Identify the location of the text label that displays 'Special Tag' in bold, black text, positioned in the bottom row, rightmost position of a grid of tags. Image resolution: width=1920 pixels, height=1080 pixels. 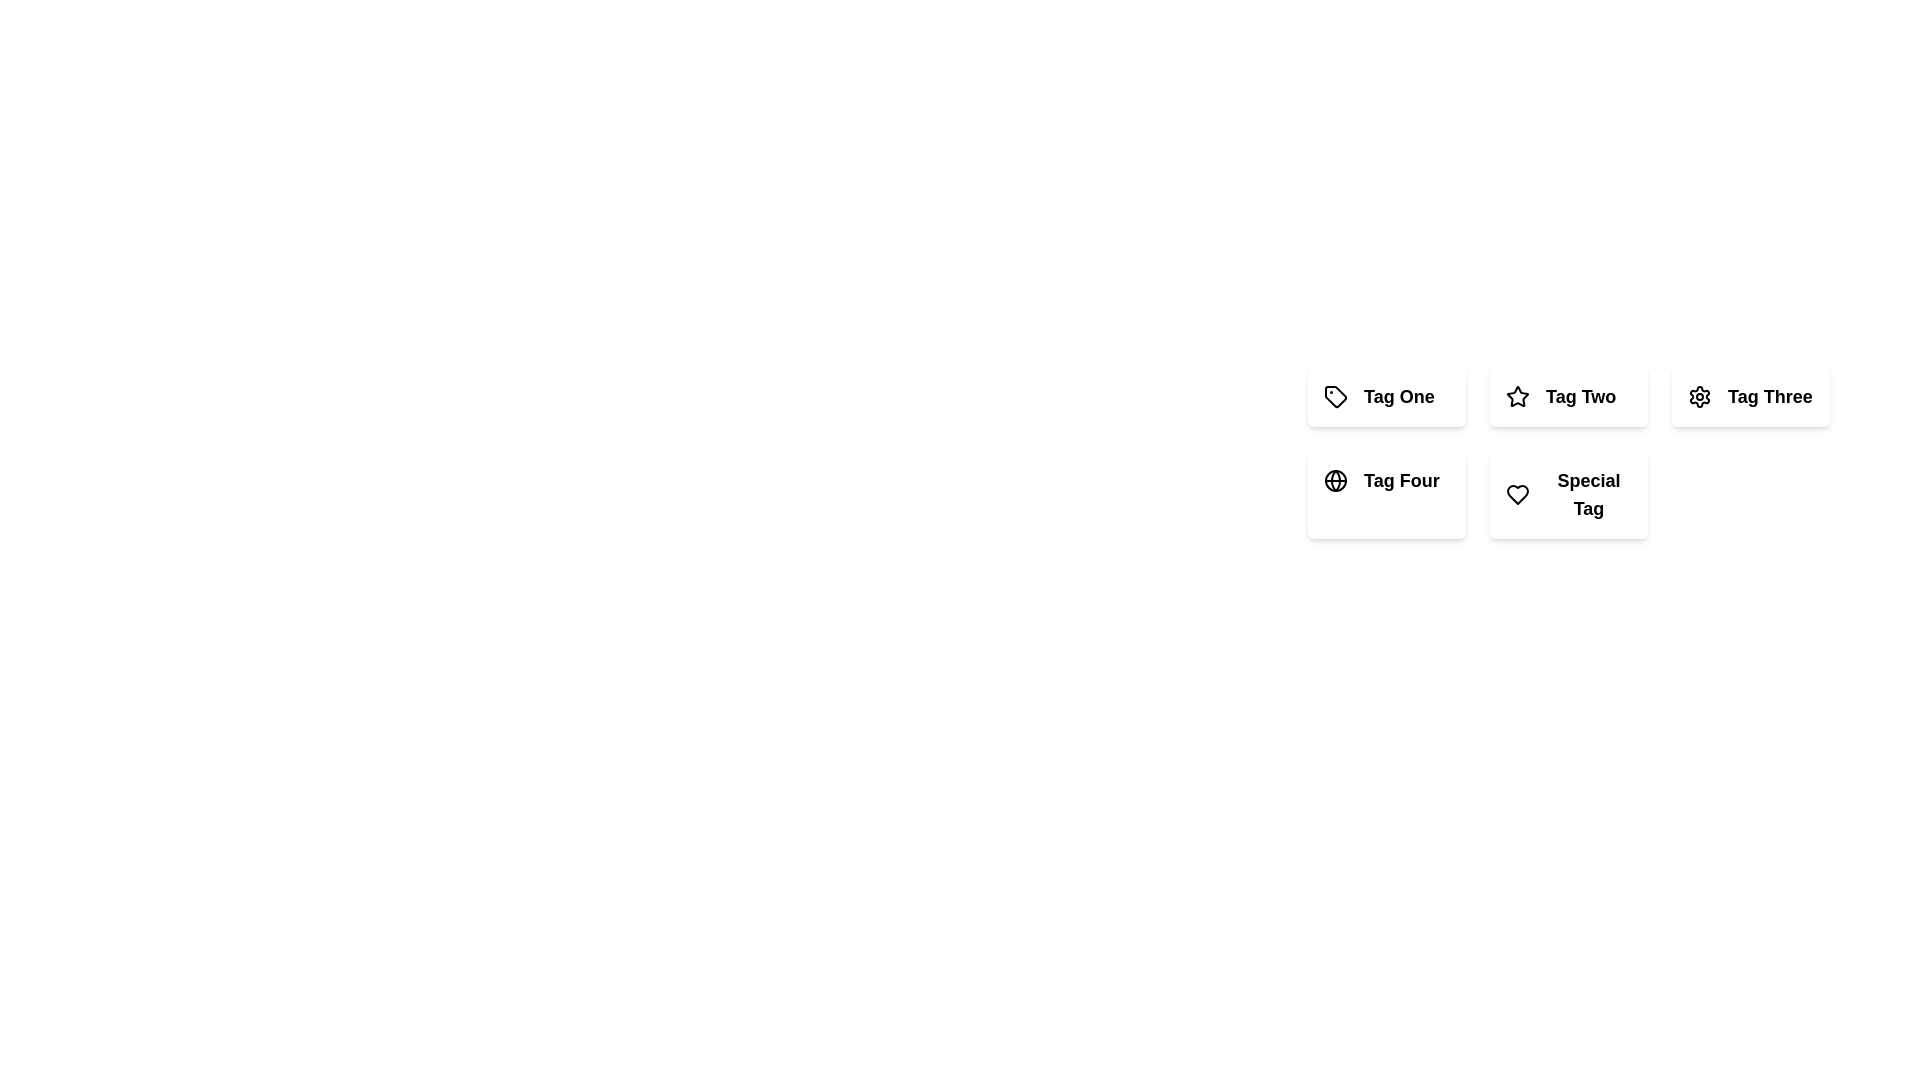
(1587, 494).